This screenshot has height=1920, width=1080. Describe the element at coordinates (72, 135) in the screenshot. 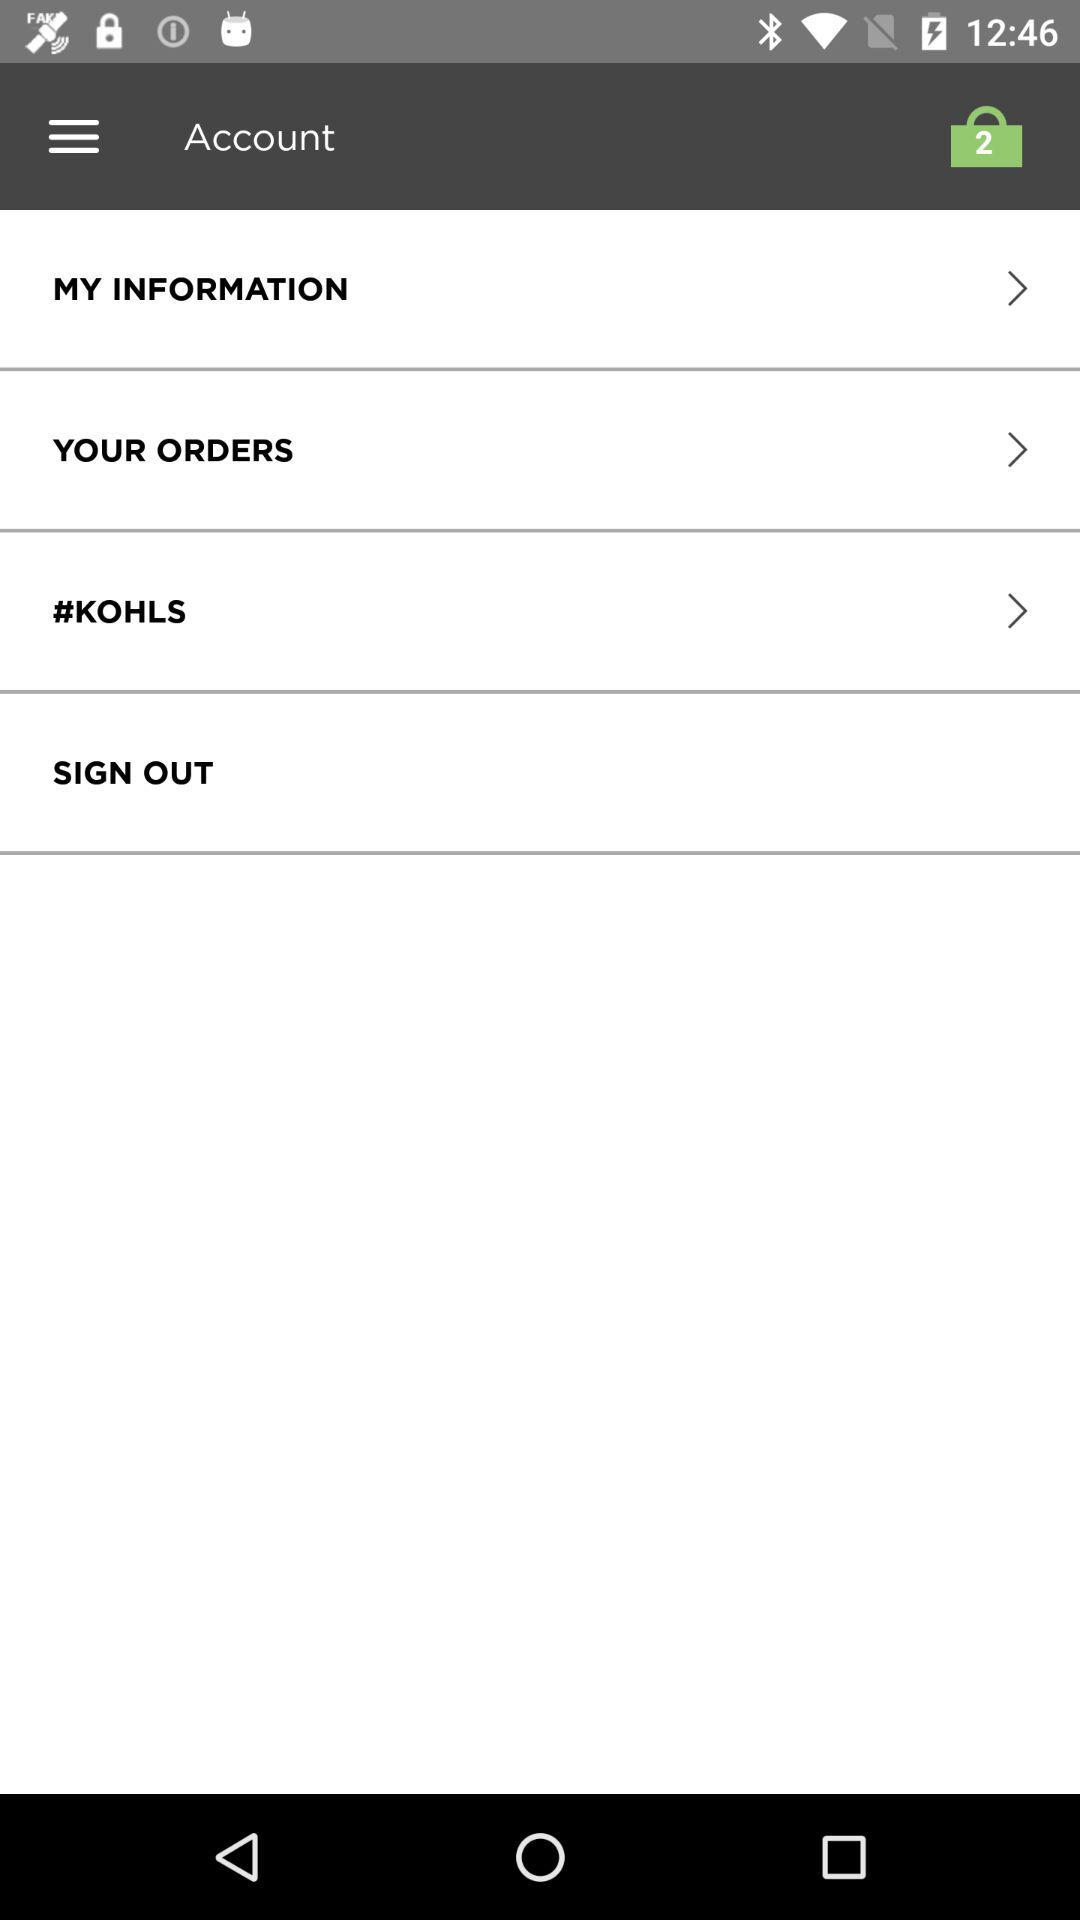

I see `list the menu` at that location.